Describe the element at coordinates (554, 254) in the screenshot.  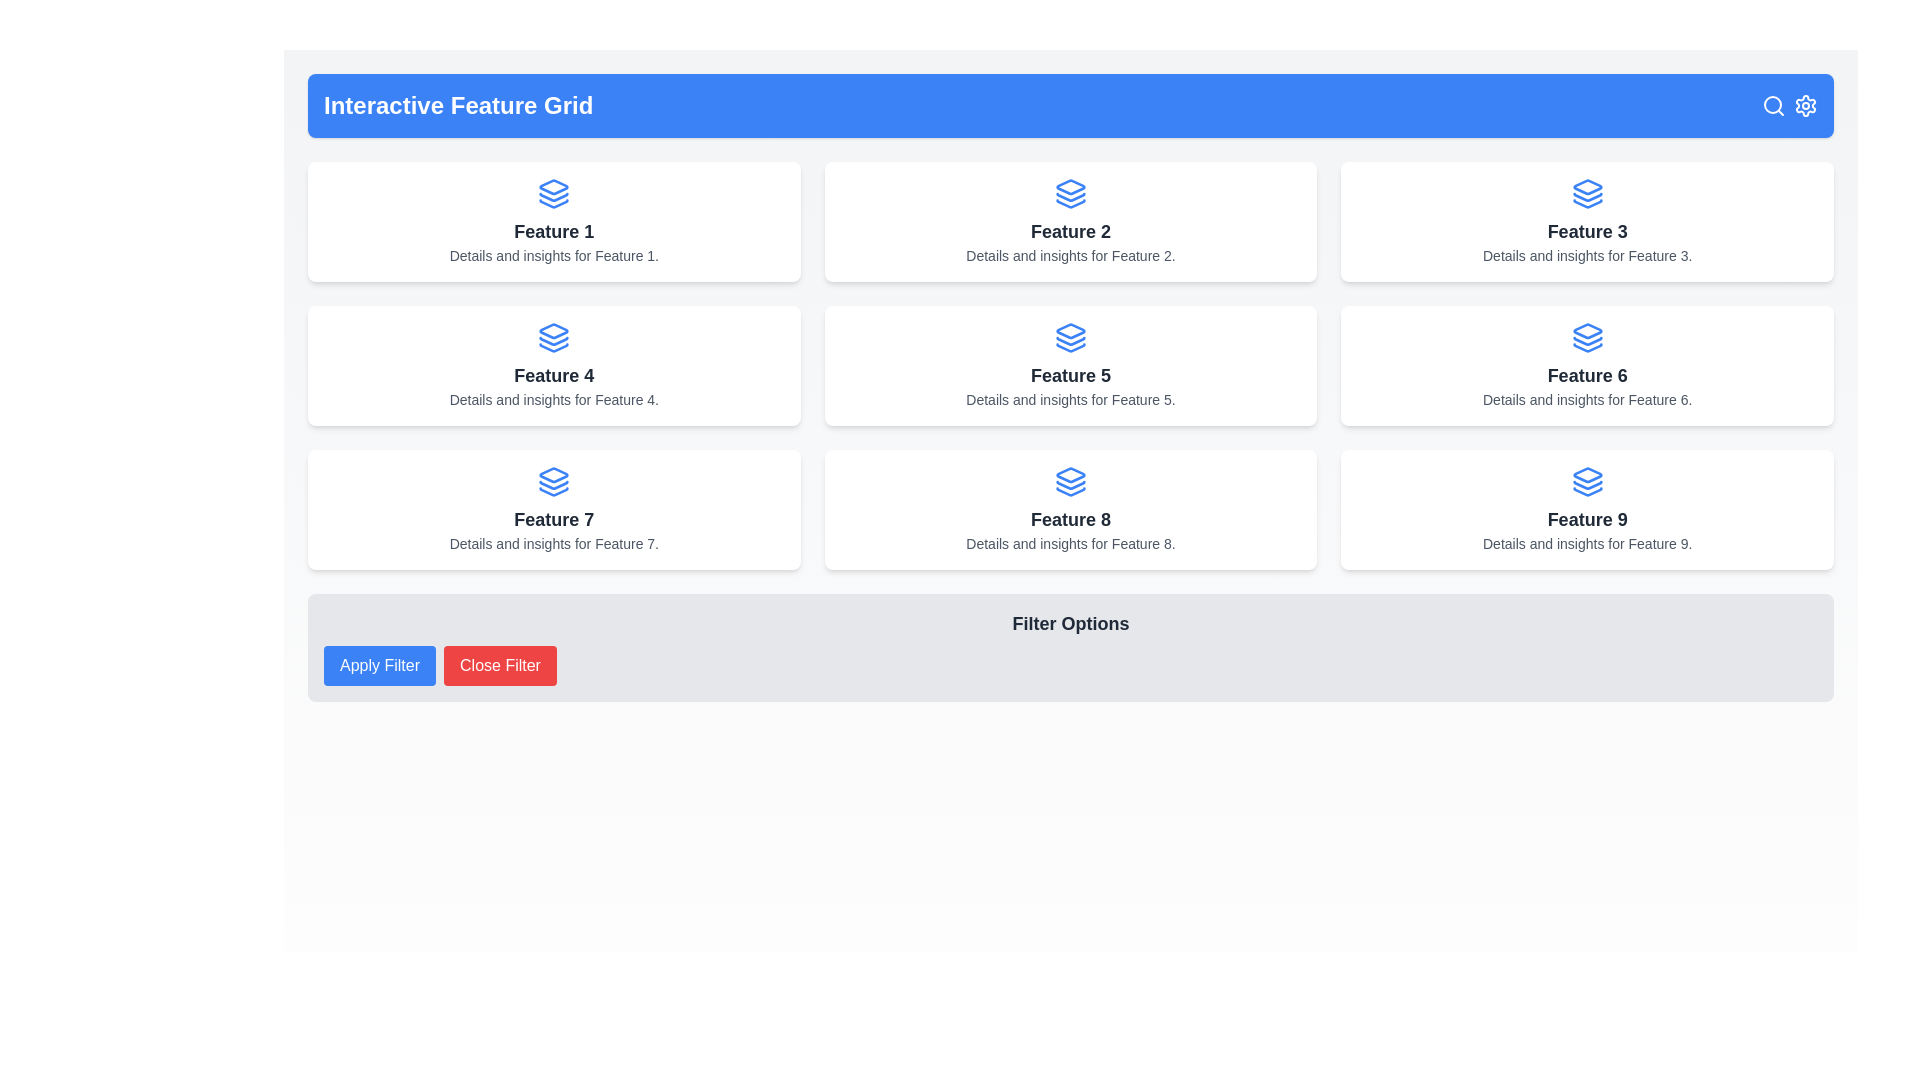
I see `the static text providing additional descriptive information for 'Feature 1' located below the bold text within the card layout in the grid interface` at that location.